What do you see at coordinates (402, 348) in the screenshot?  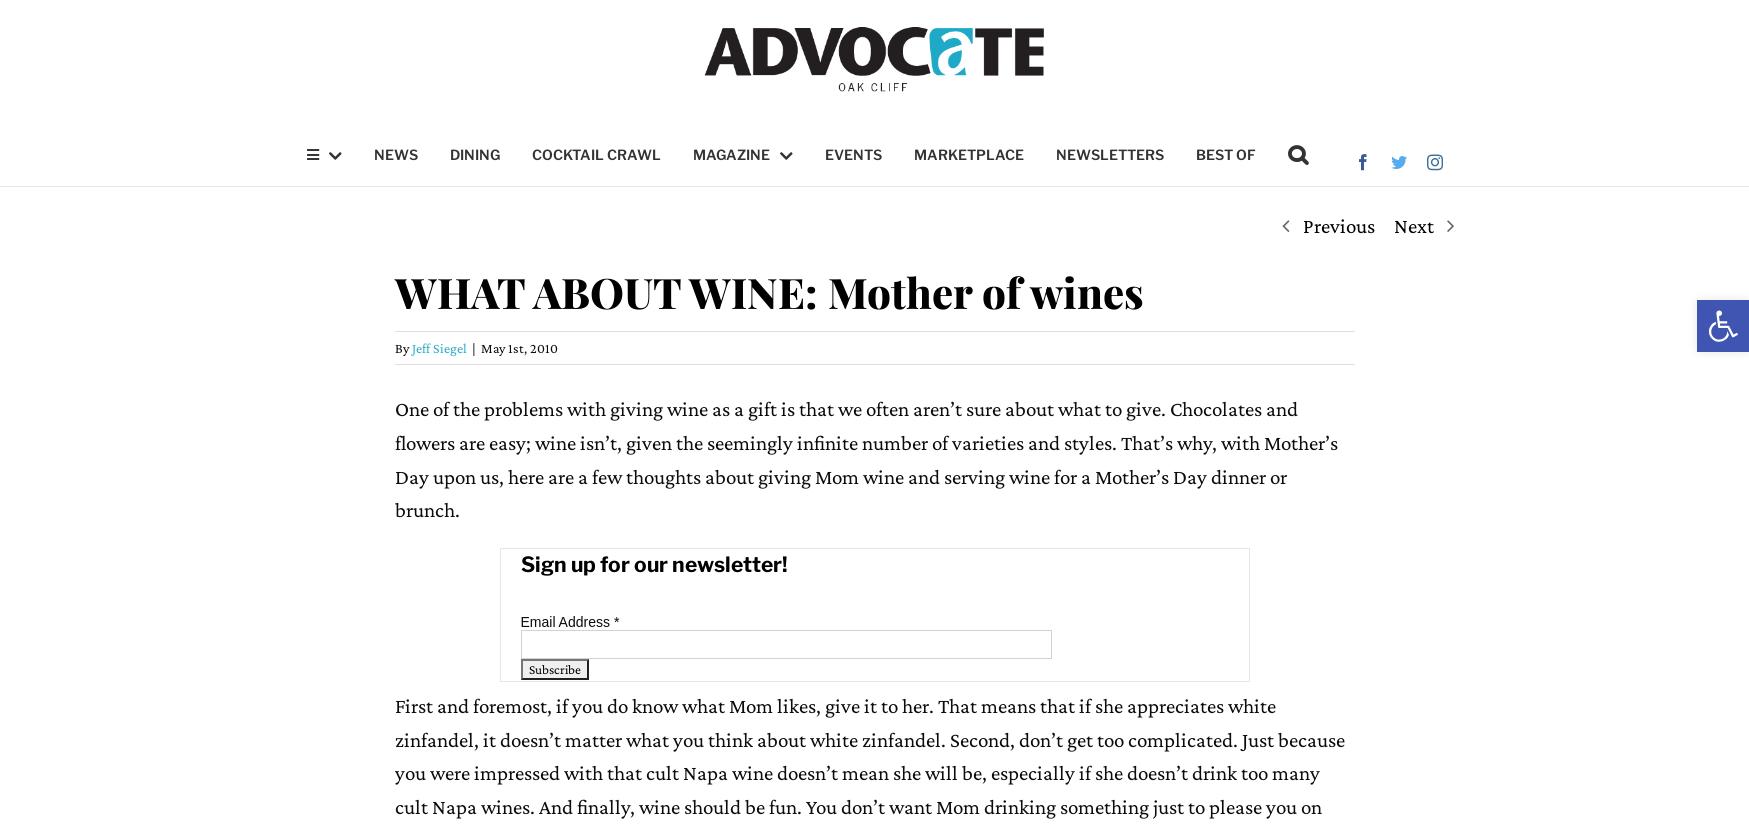 I see `'By'` at bounding box center [402, 348].